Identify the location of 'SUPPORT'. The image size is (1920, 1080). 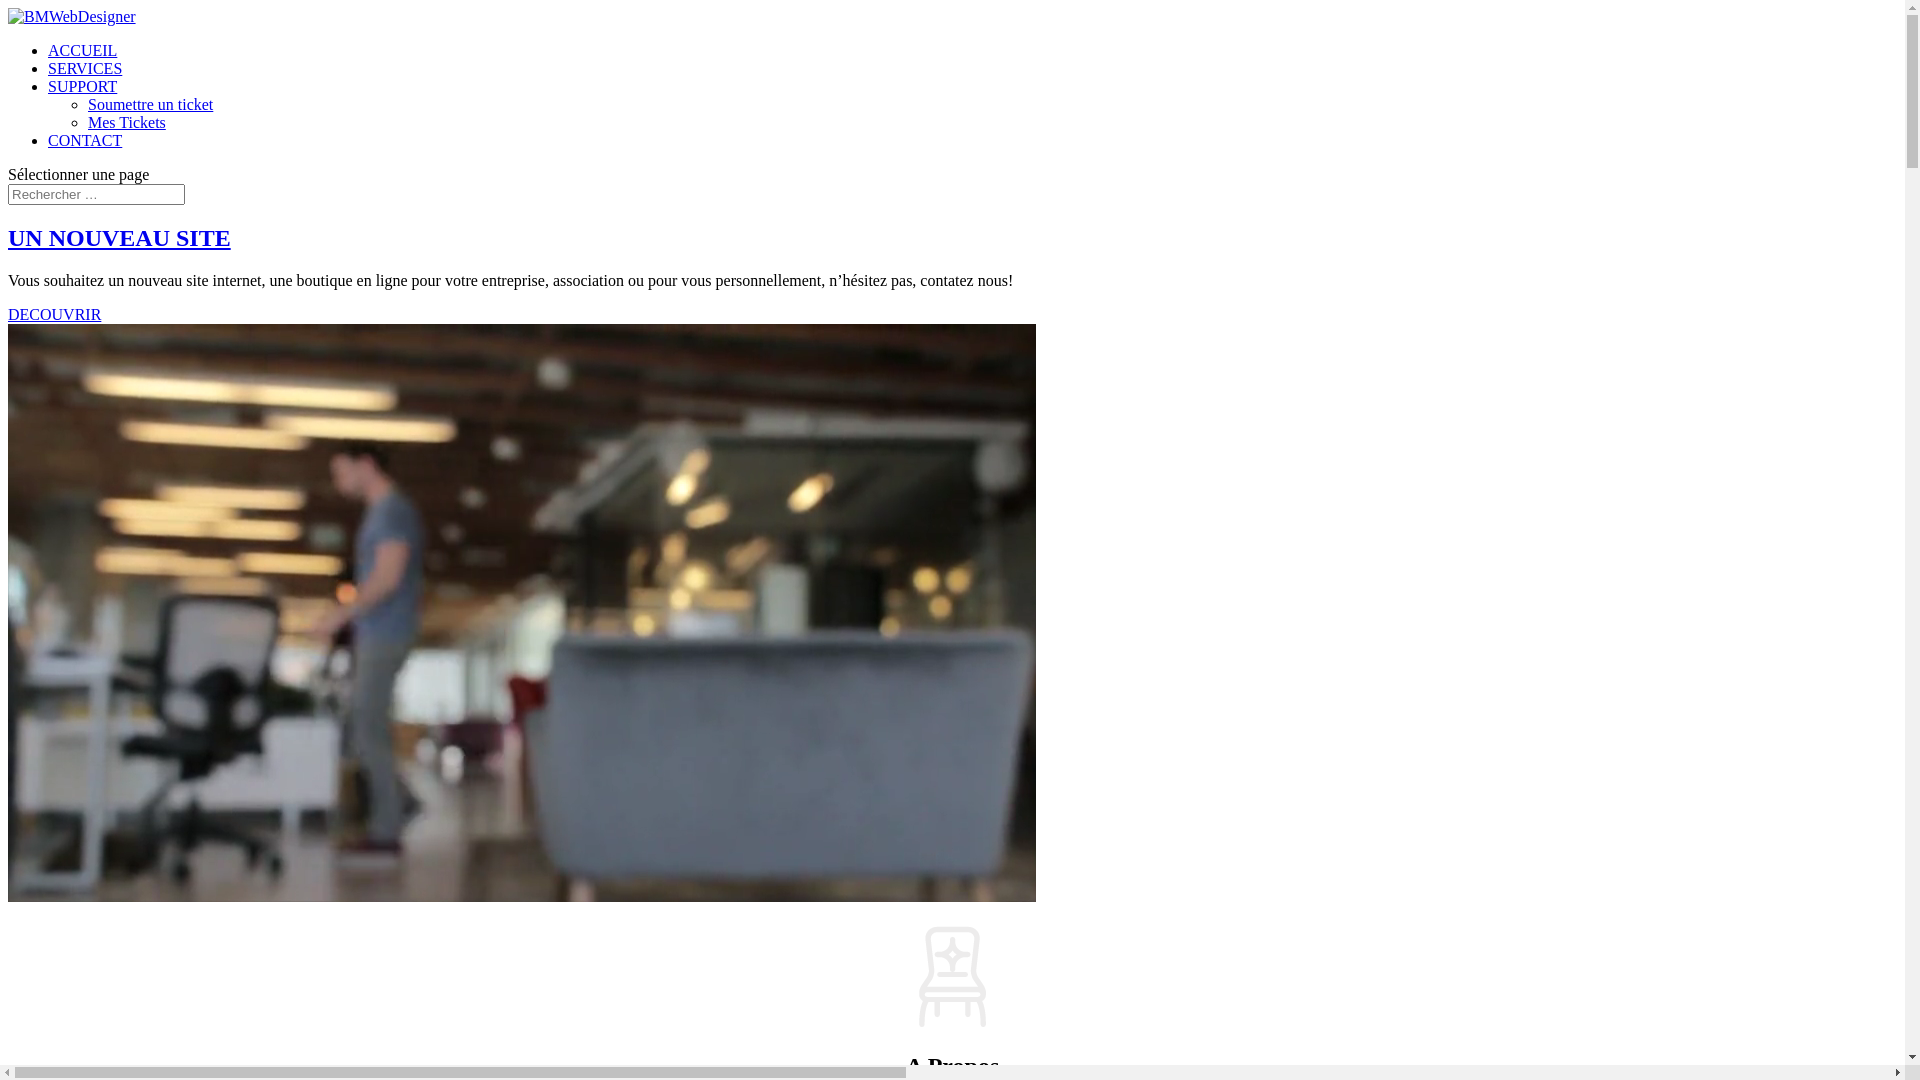
(48, 85).